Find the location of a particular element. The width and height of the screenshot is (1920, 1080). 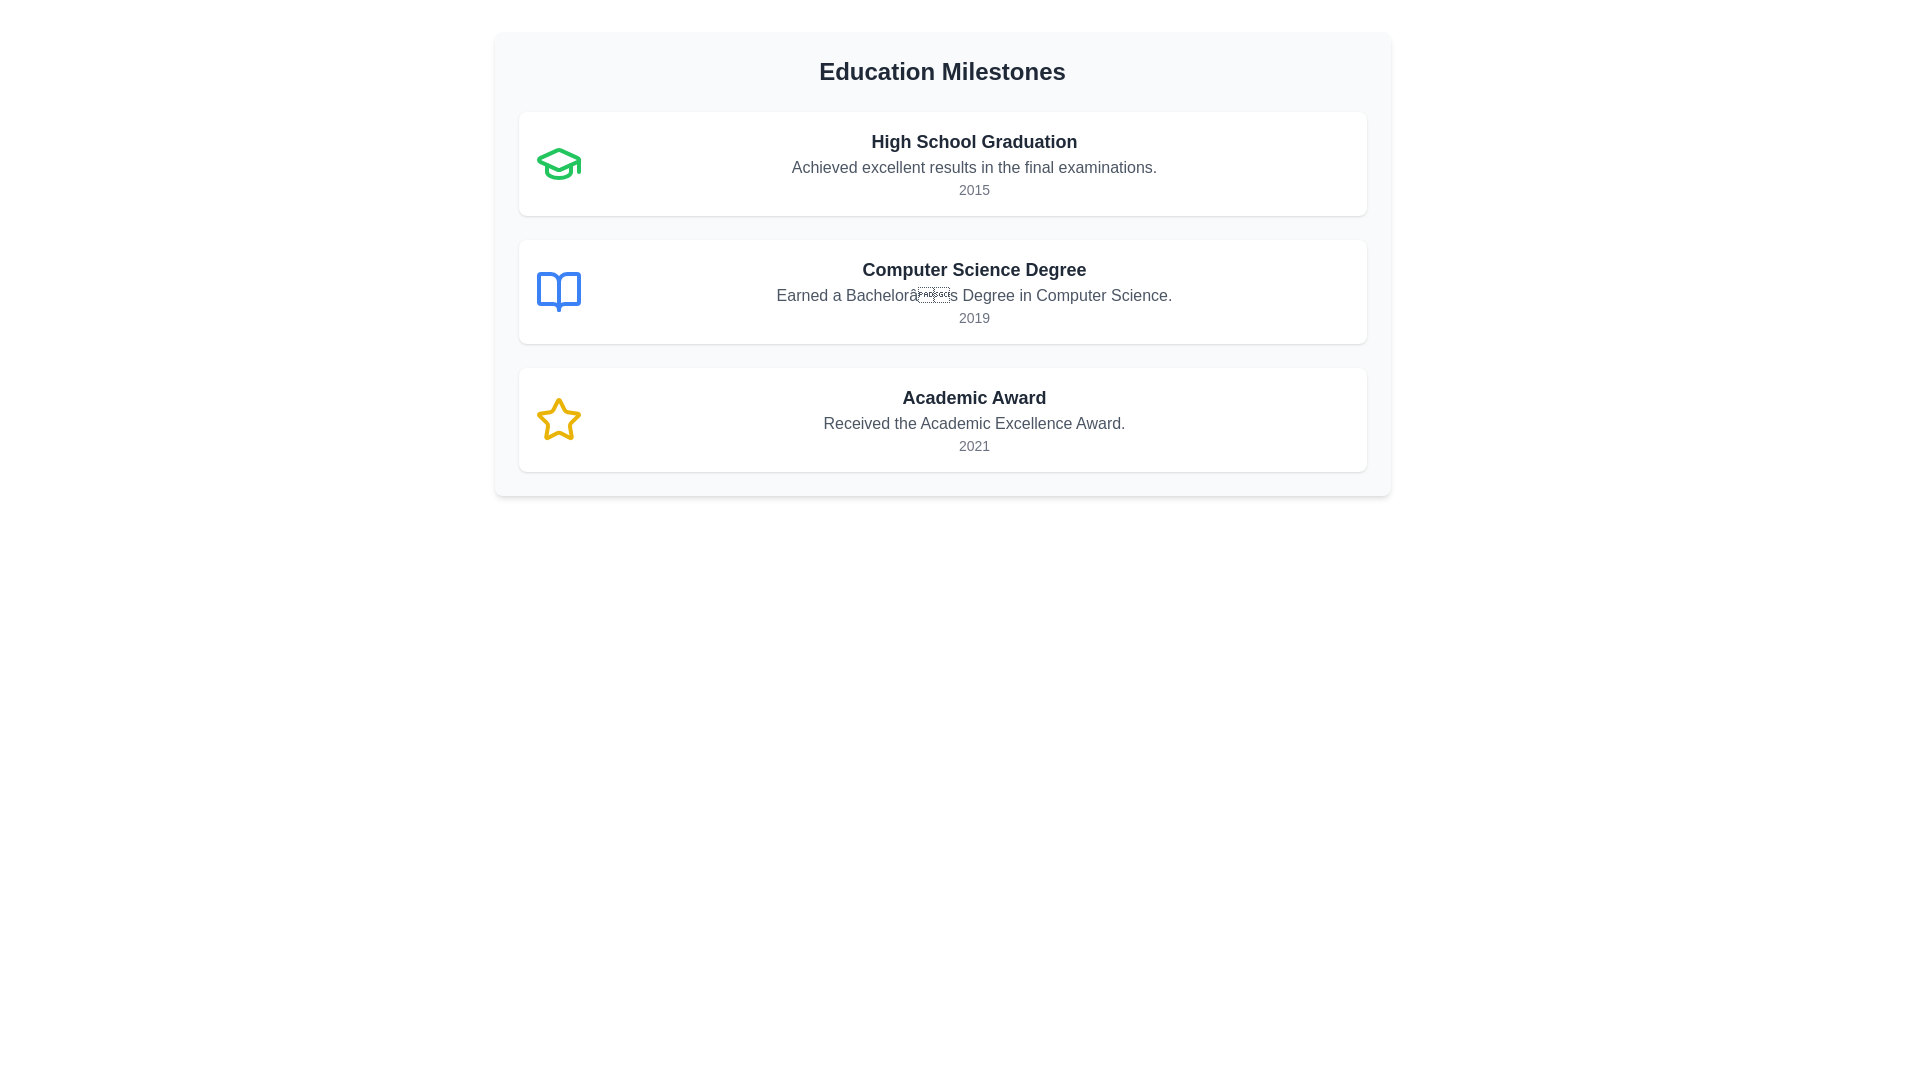

the 'Computer Science Degree' icon in the 'Education Milestones' section, located in the second row and aligned to the left of the text block is located at coordinates (558, 292).